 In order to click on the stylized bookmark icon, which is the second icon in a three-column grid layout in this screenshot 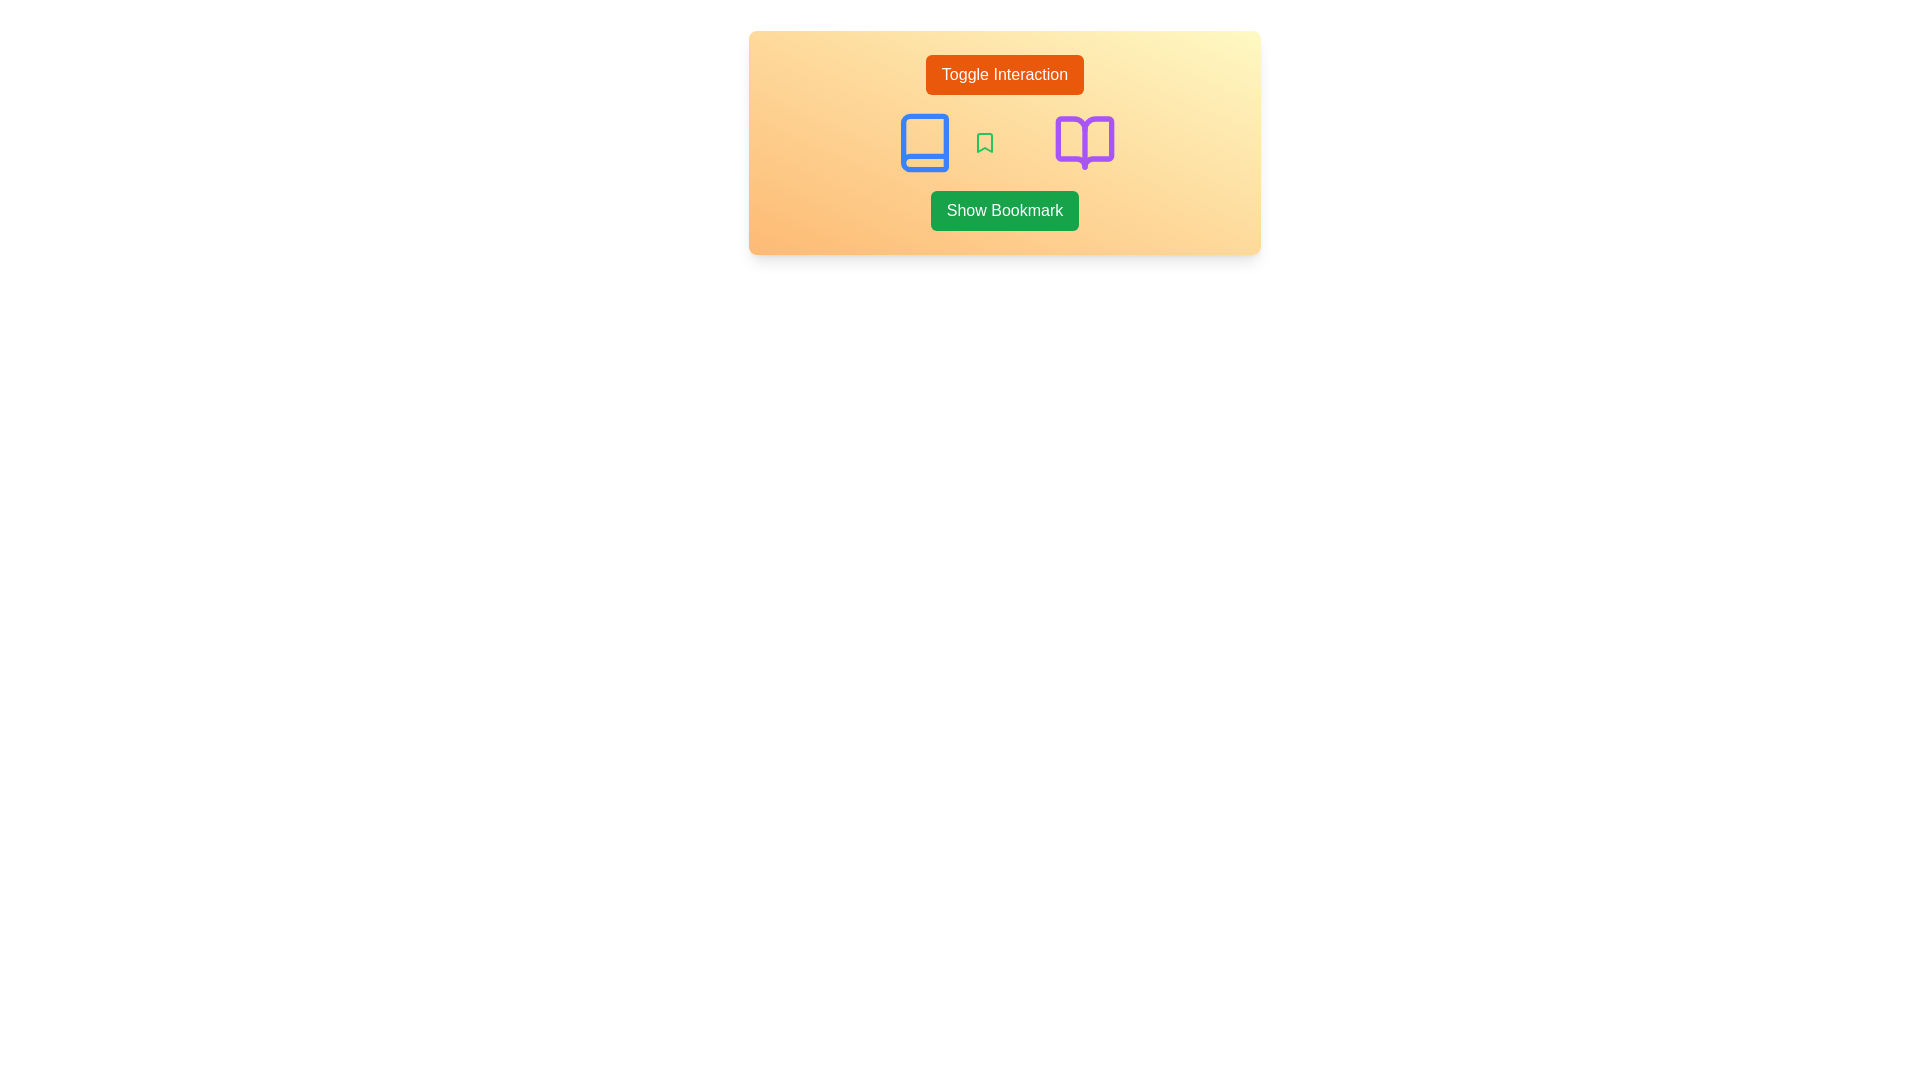, I will do `click(984, 141)`.